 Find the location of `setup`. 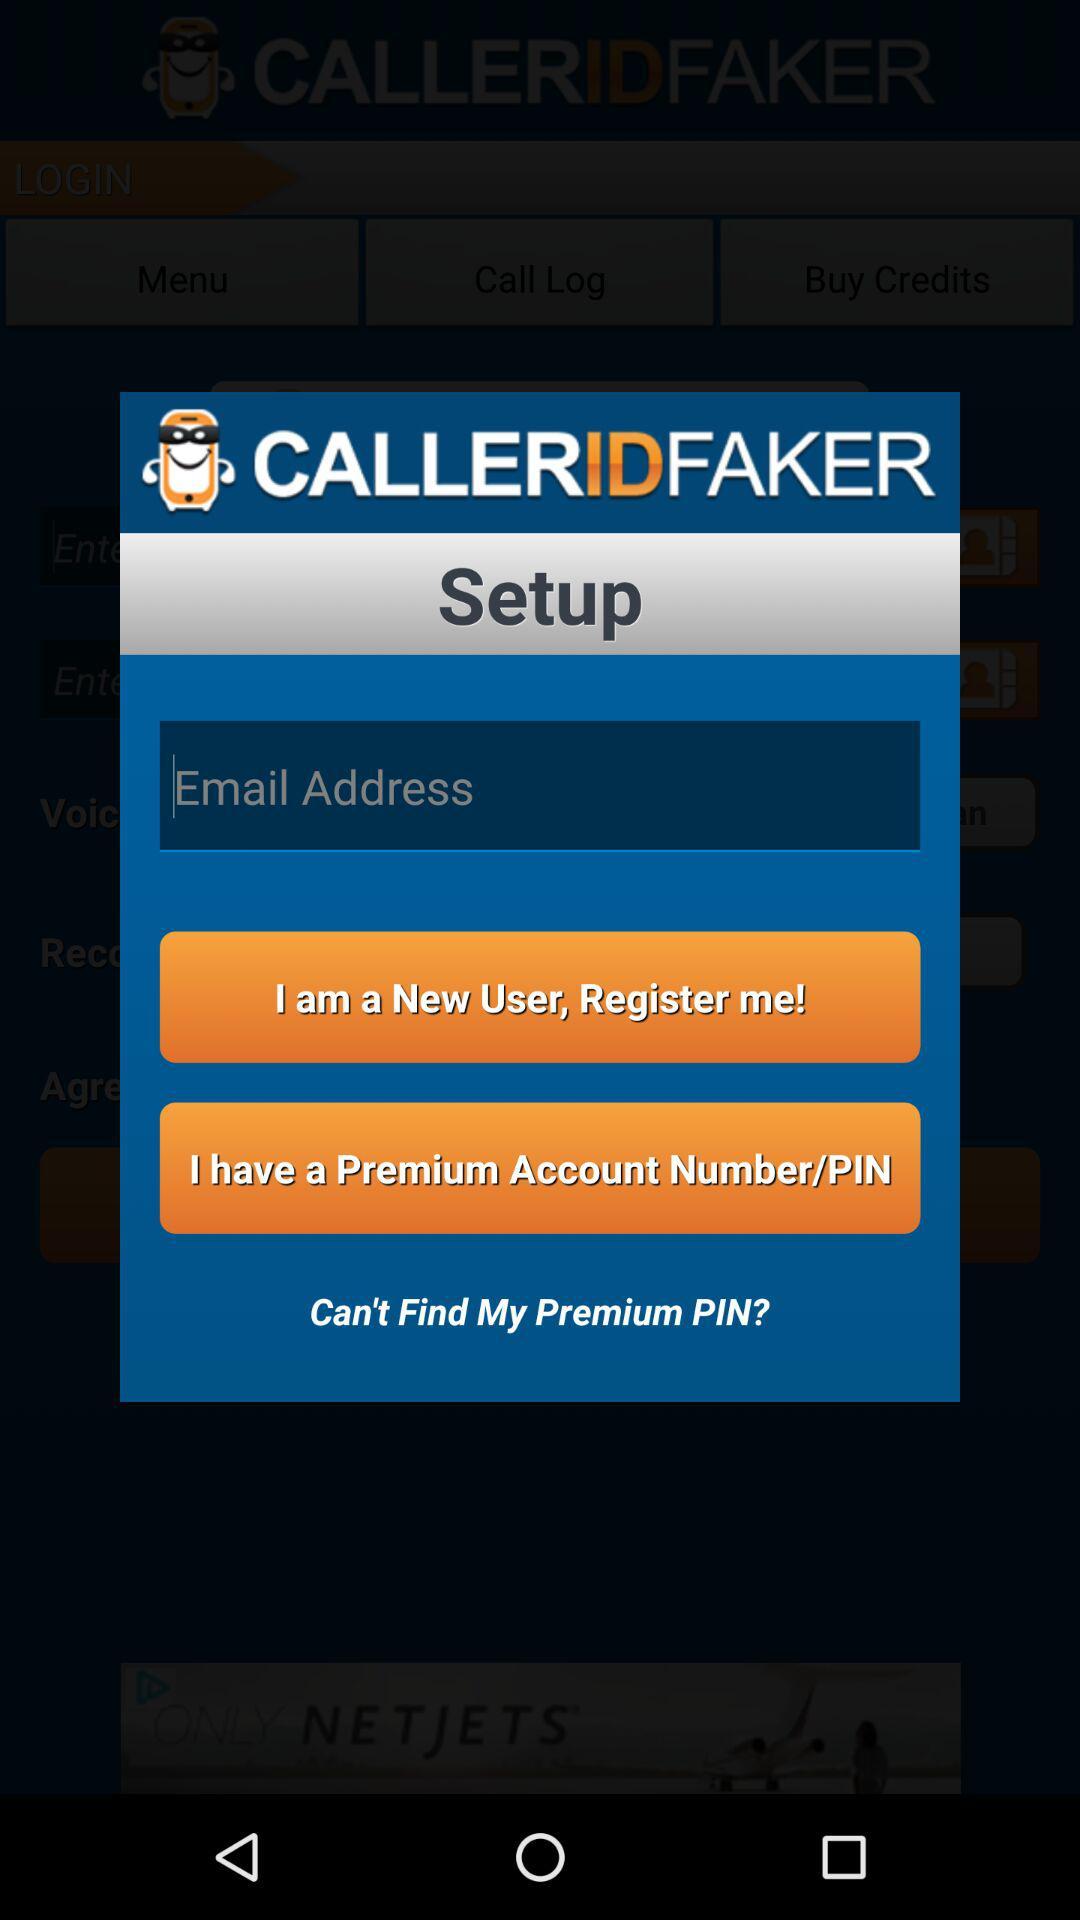

setup is located at coordinates (540, 593).